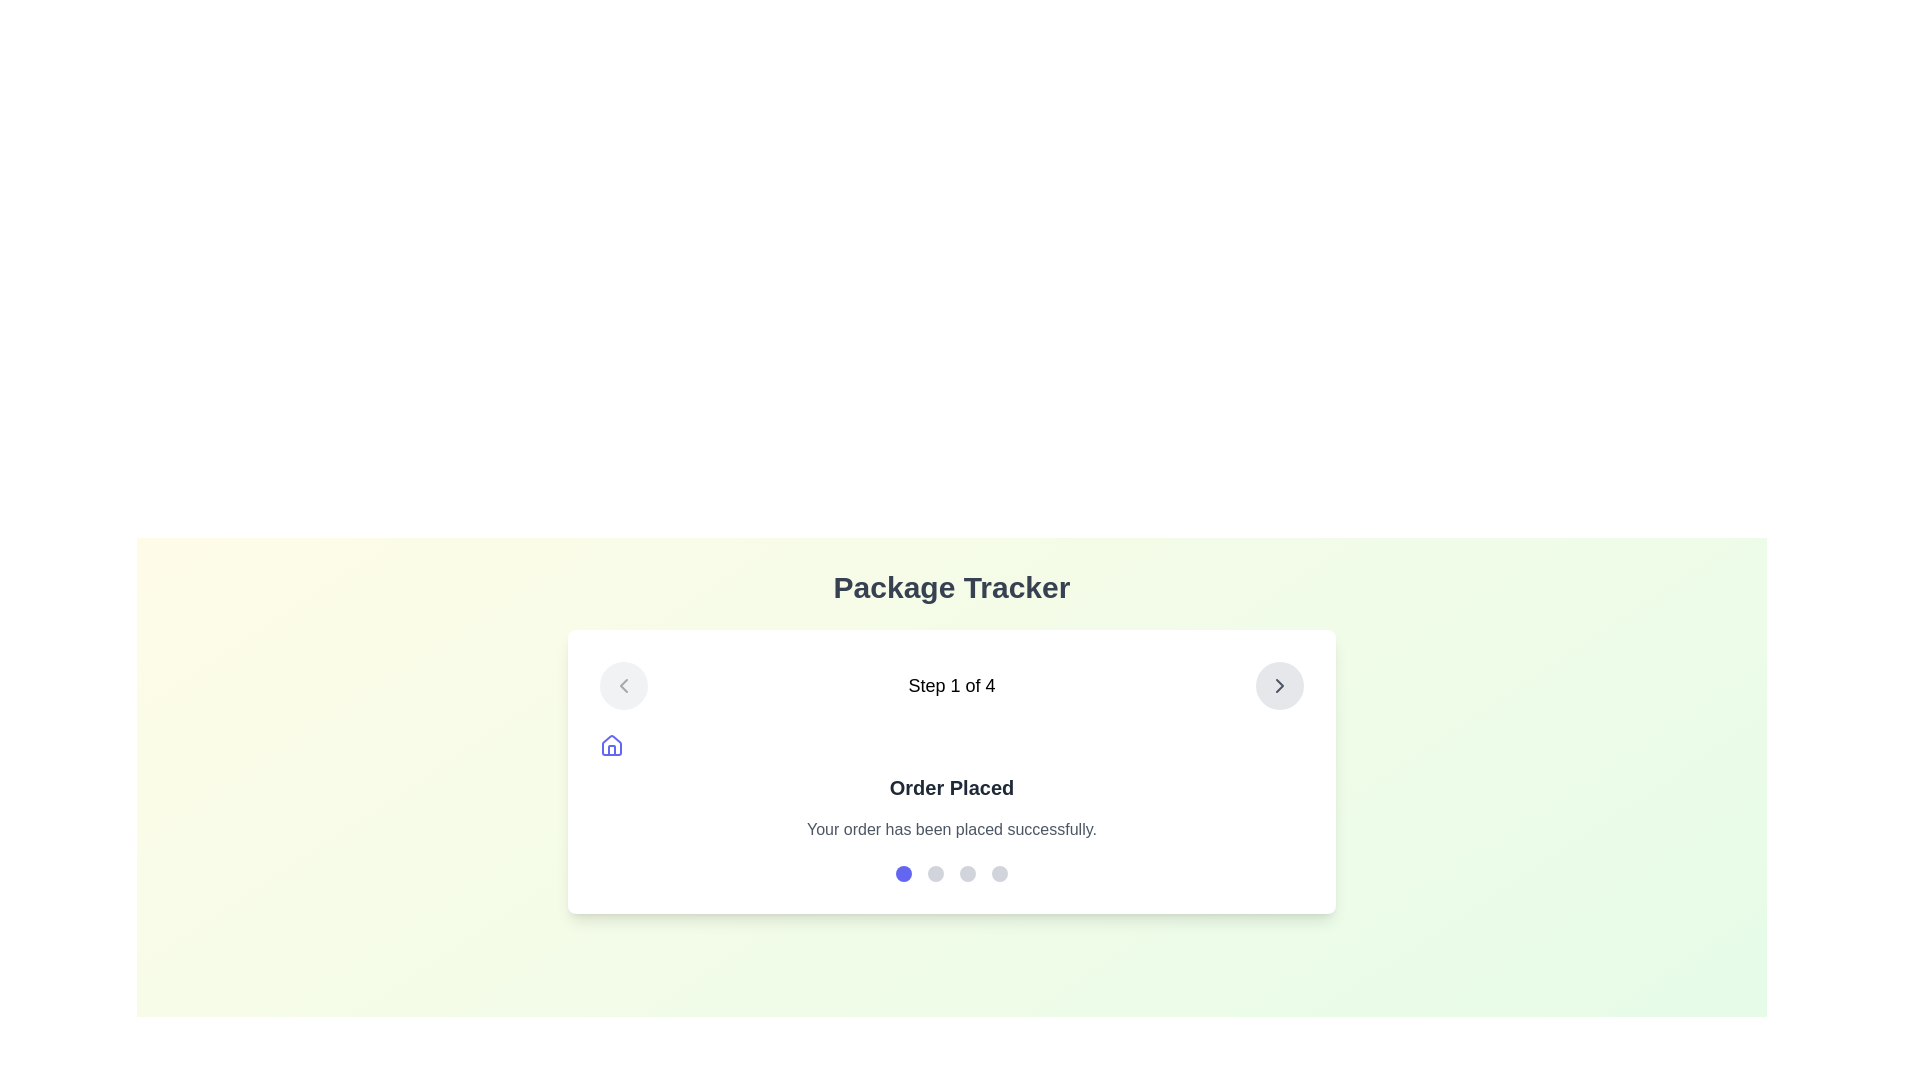 The height and width of the screenshot is (1080, 1920). I want to click on the fourth circle in the progress indicator at the bottom center of the interface, so click(999, 873).